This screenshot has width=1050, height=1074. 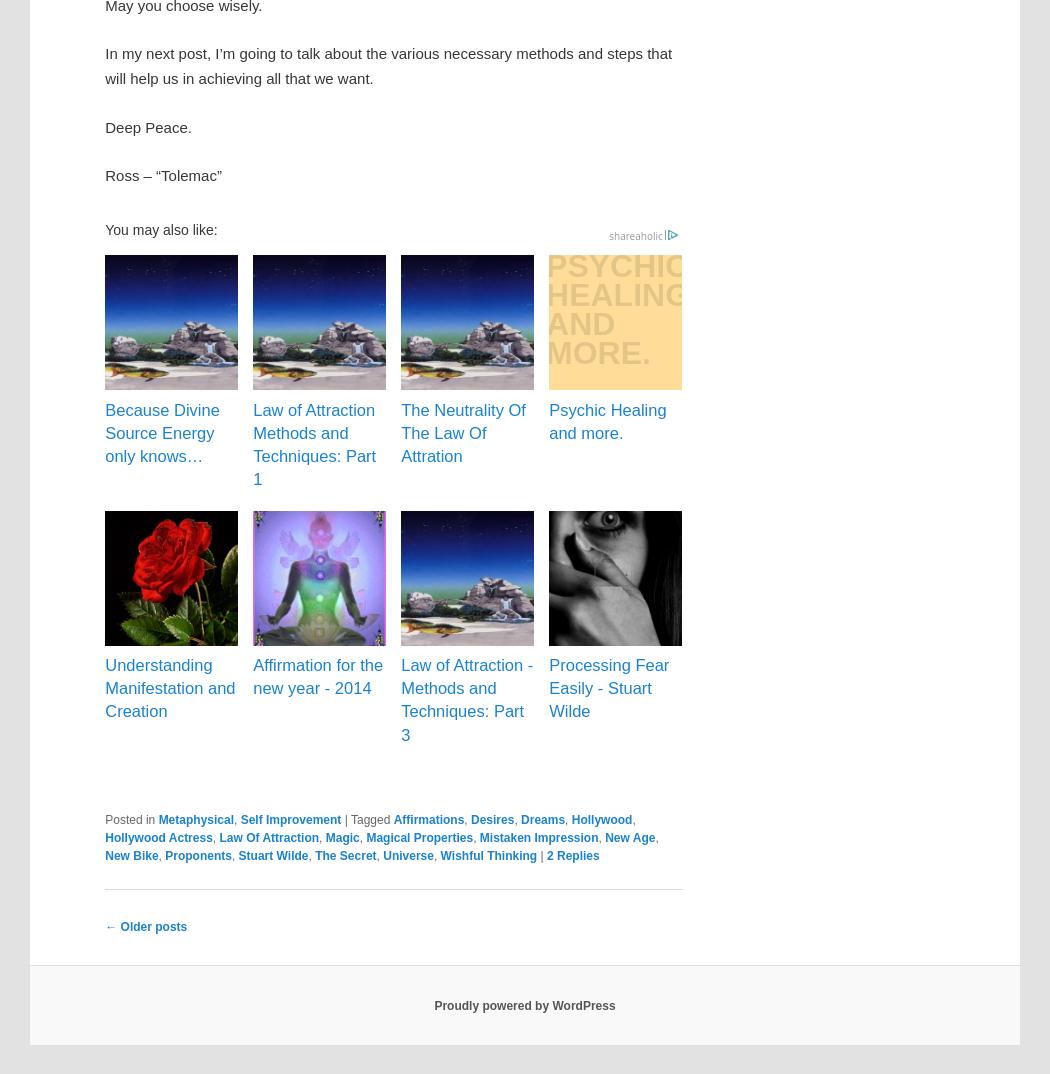 I want to click on 'Dreams', so click(x=542, y=819).